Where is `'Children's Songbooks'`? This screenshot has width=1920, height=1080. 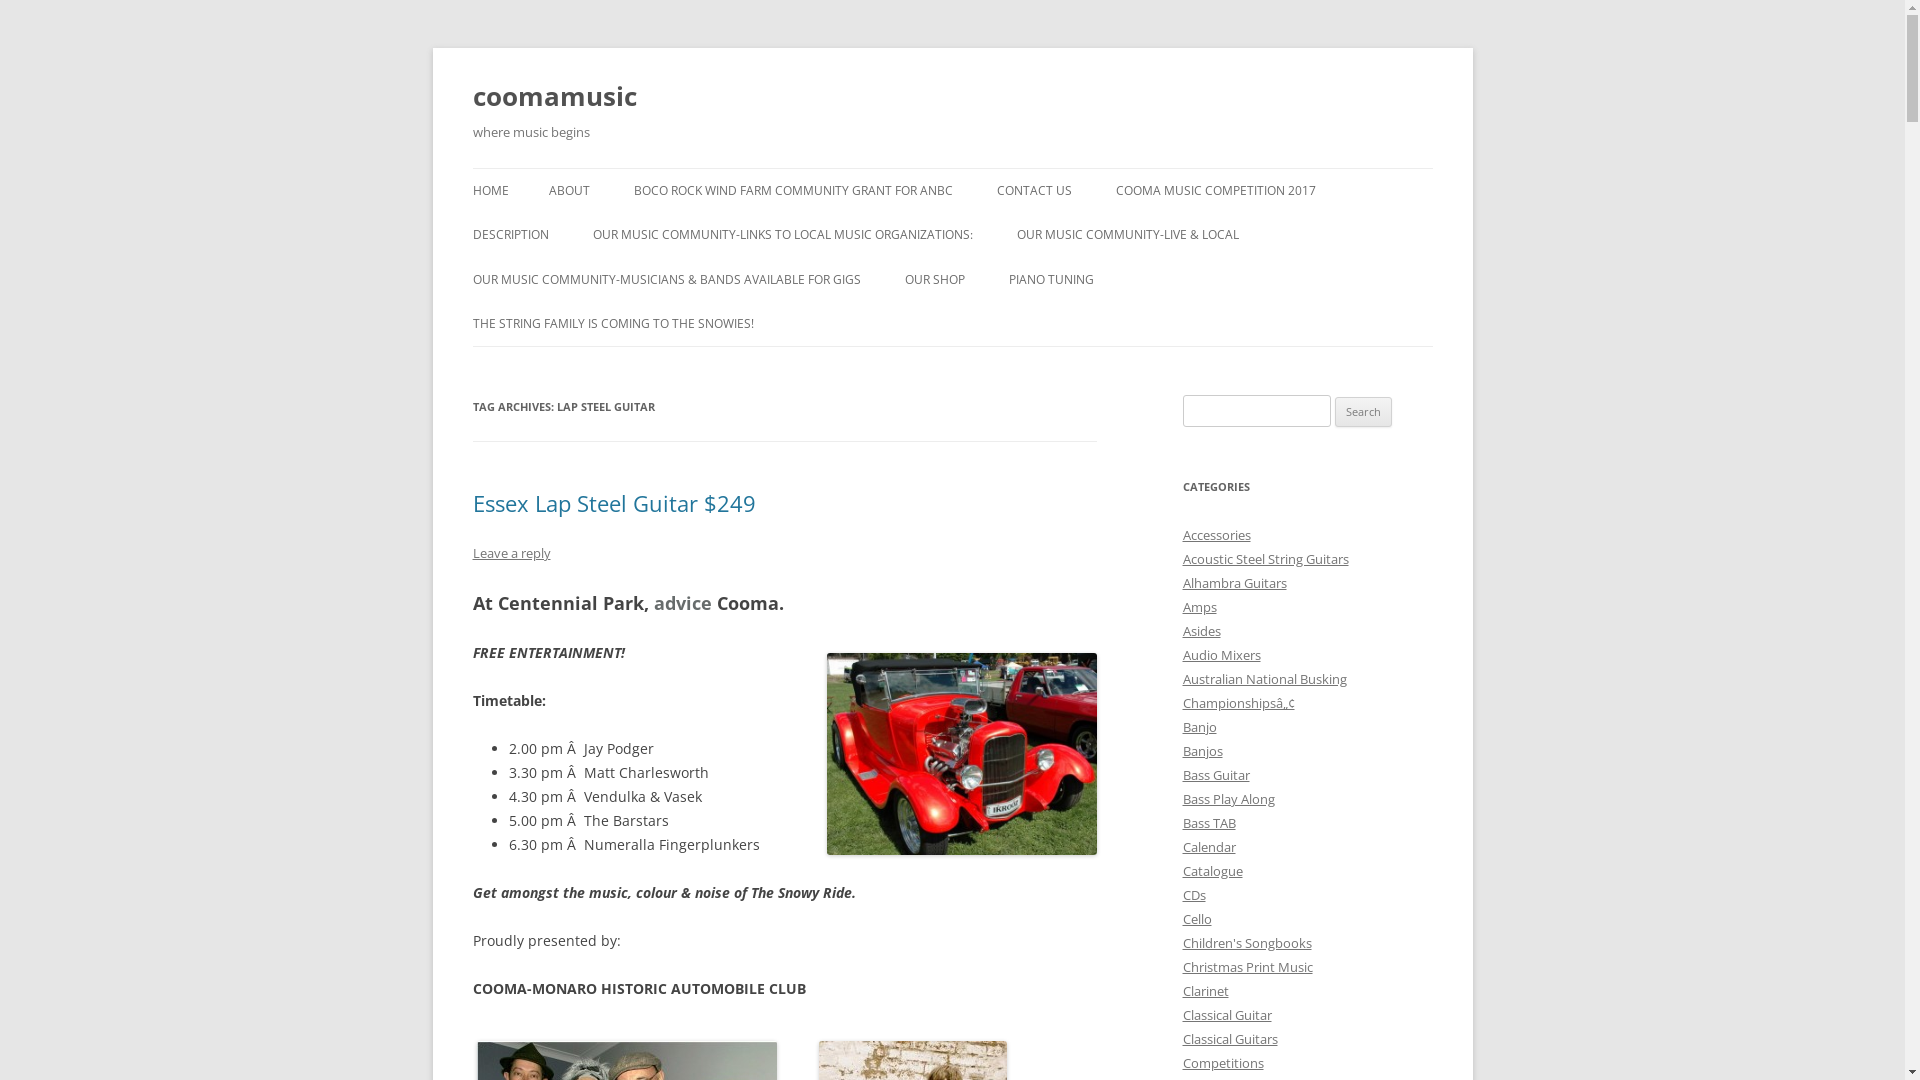 'Children's Songbooks' is located at coordinates (1245, 942).